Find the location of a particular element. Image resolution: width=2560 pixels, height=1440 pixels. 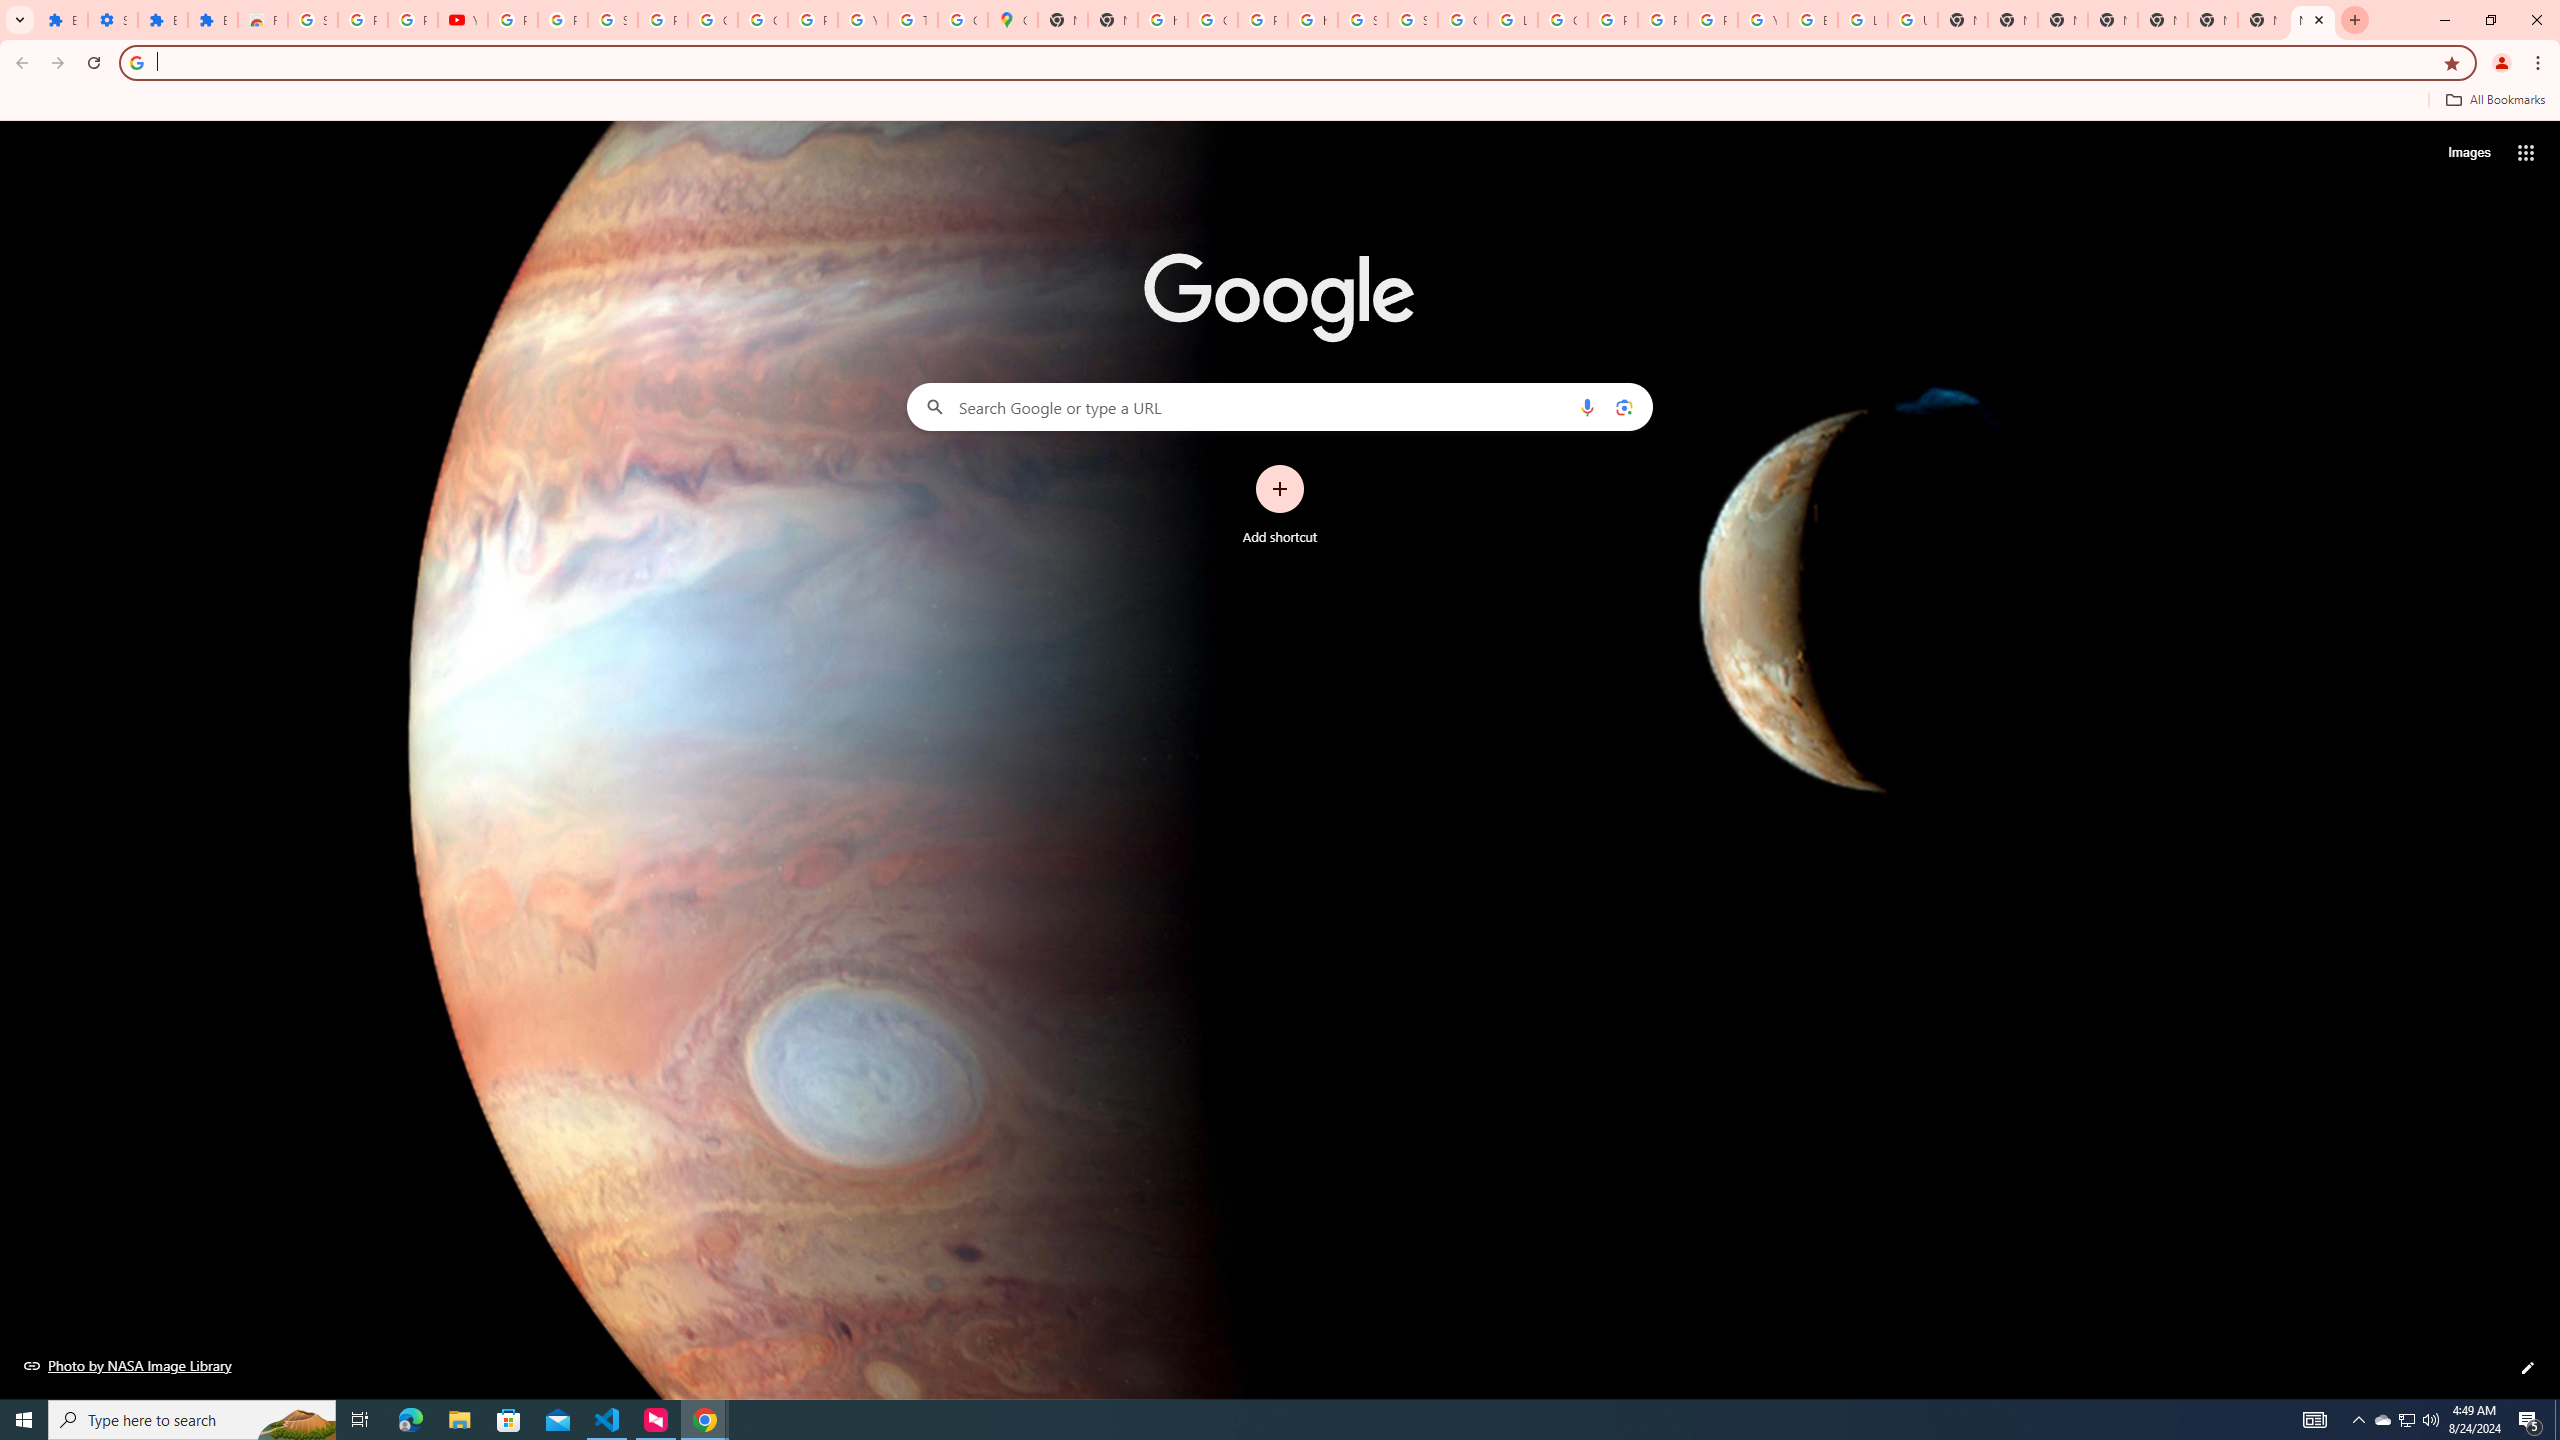

'Search by image' is located at coordinates (1622, 405).